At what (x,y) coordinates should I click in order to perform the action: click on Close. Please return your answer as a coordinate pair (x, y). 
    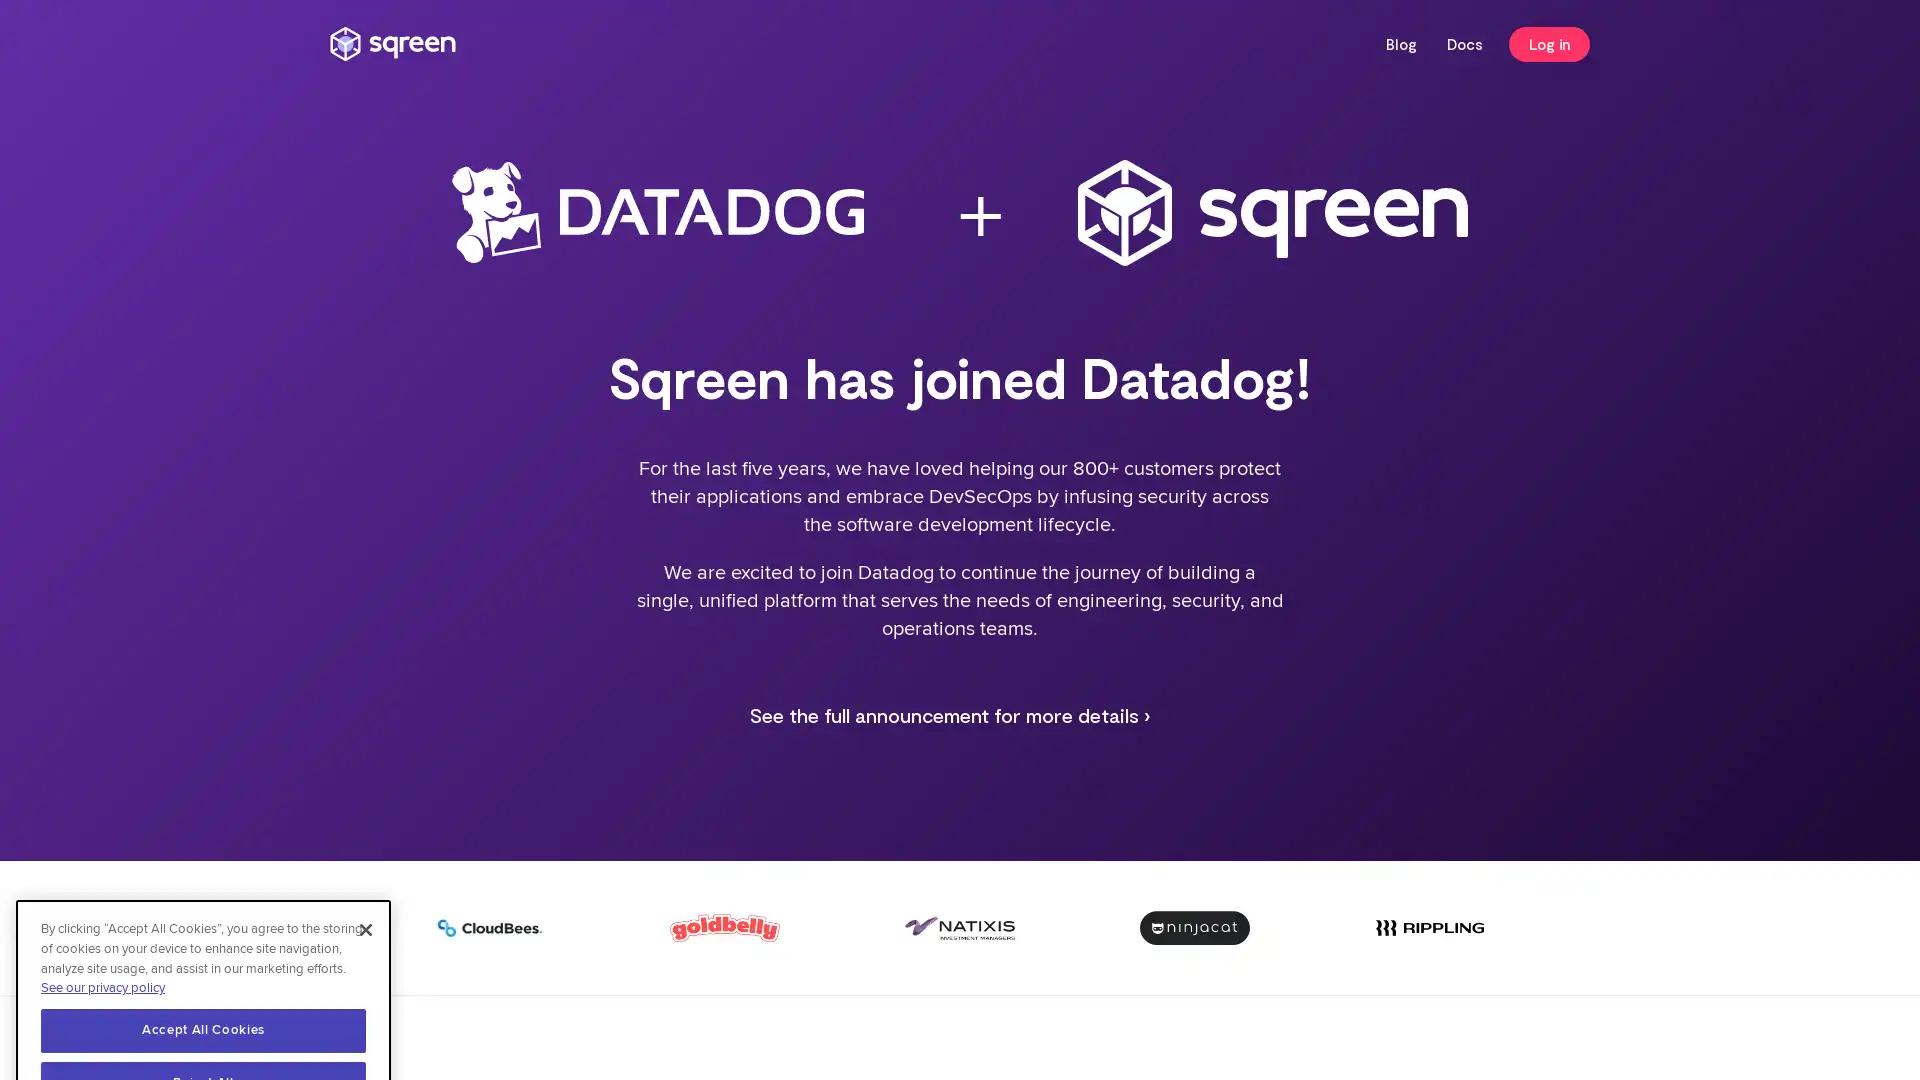
    Looking at the image, I should click on (365, 851).